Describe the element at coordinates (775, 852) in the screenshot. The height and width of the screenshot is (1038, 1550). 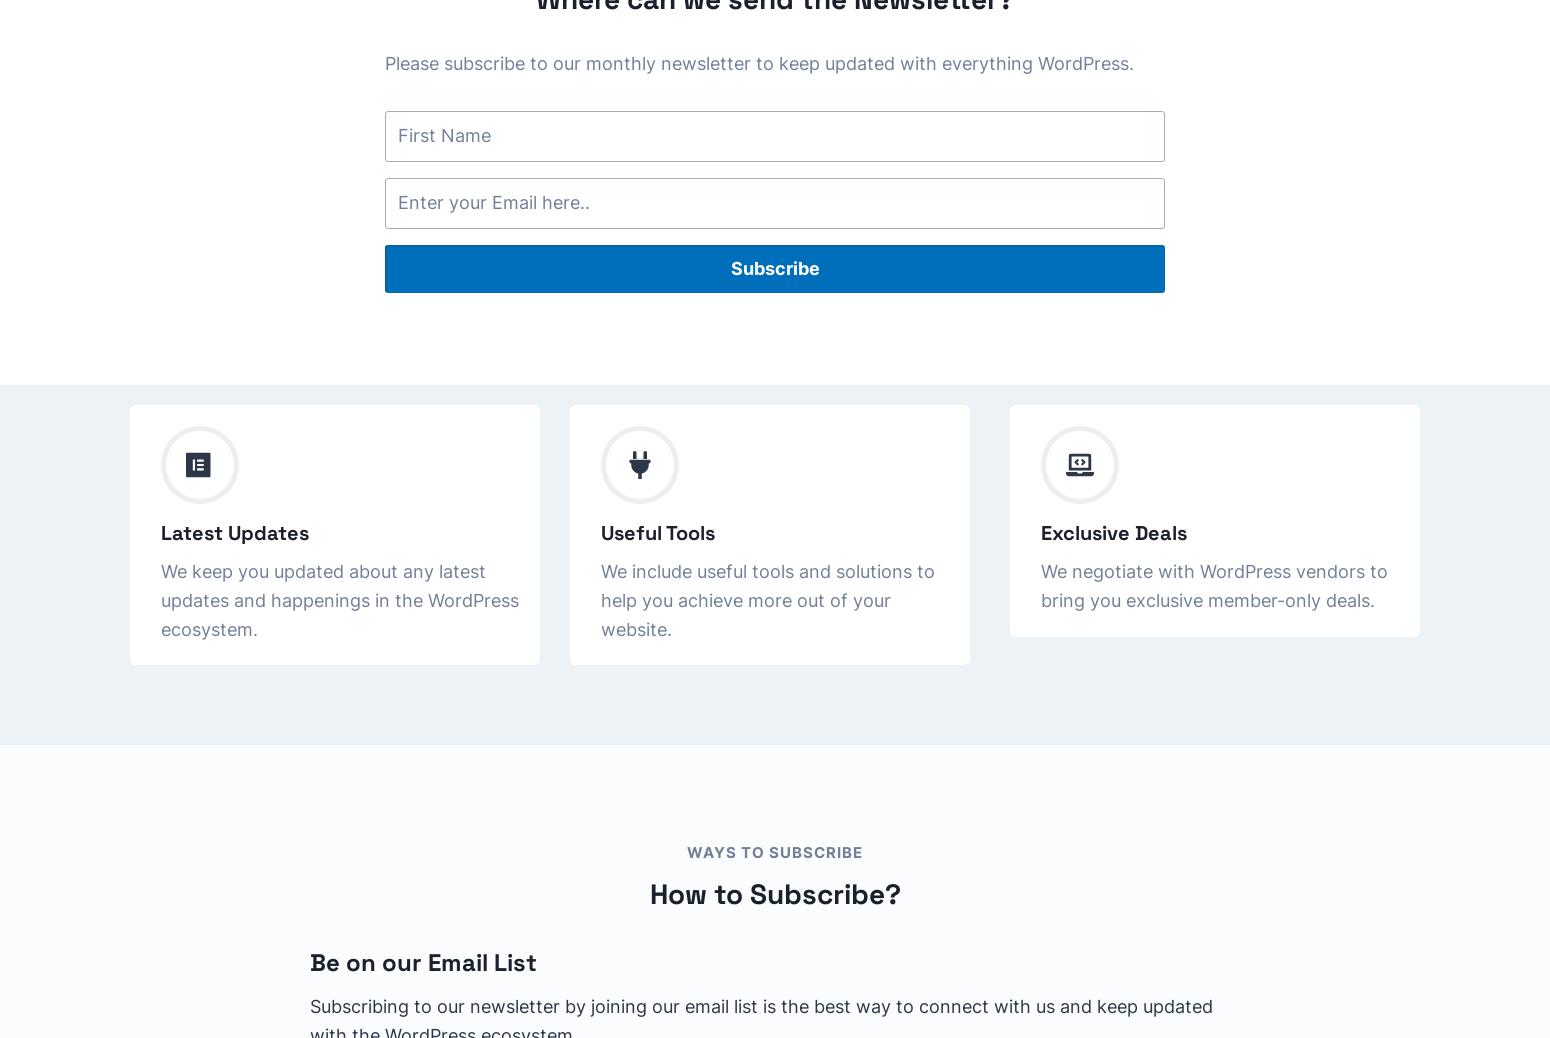
I see `'WAYS TO SUBSCRIBE'` at that location.